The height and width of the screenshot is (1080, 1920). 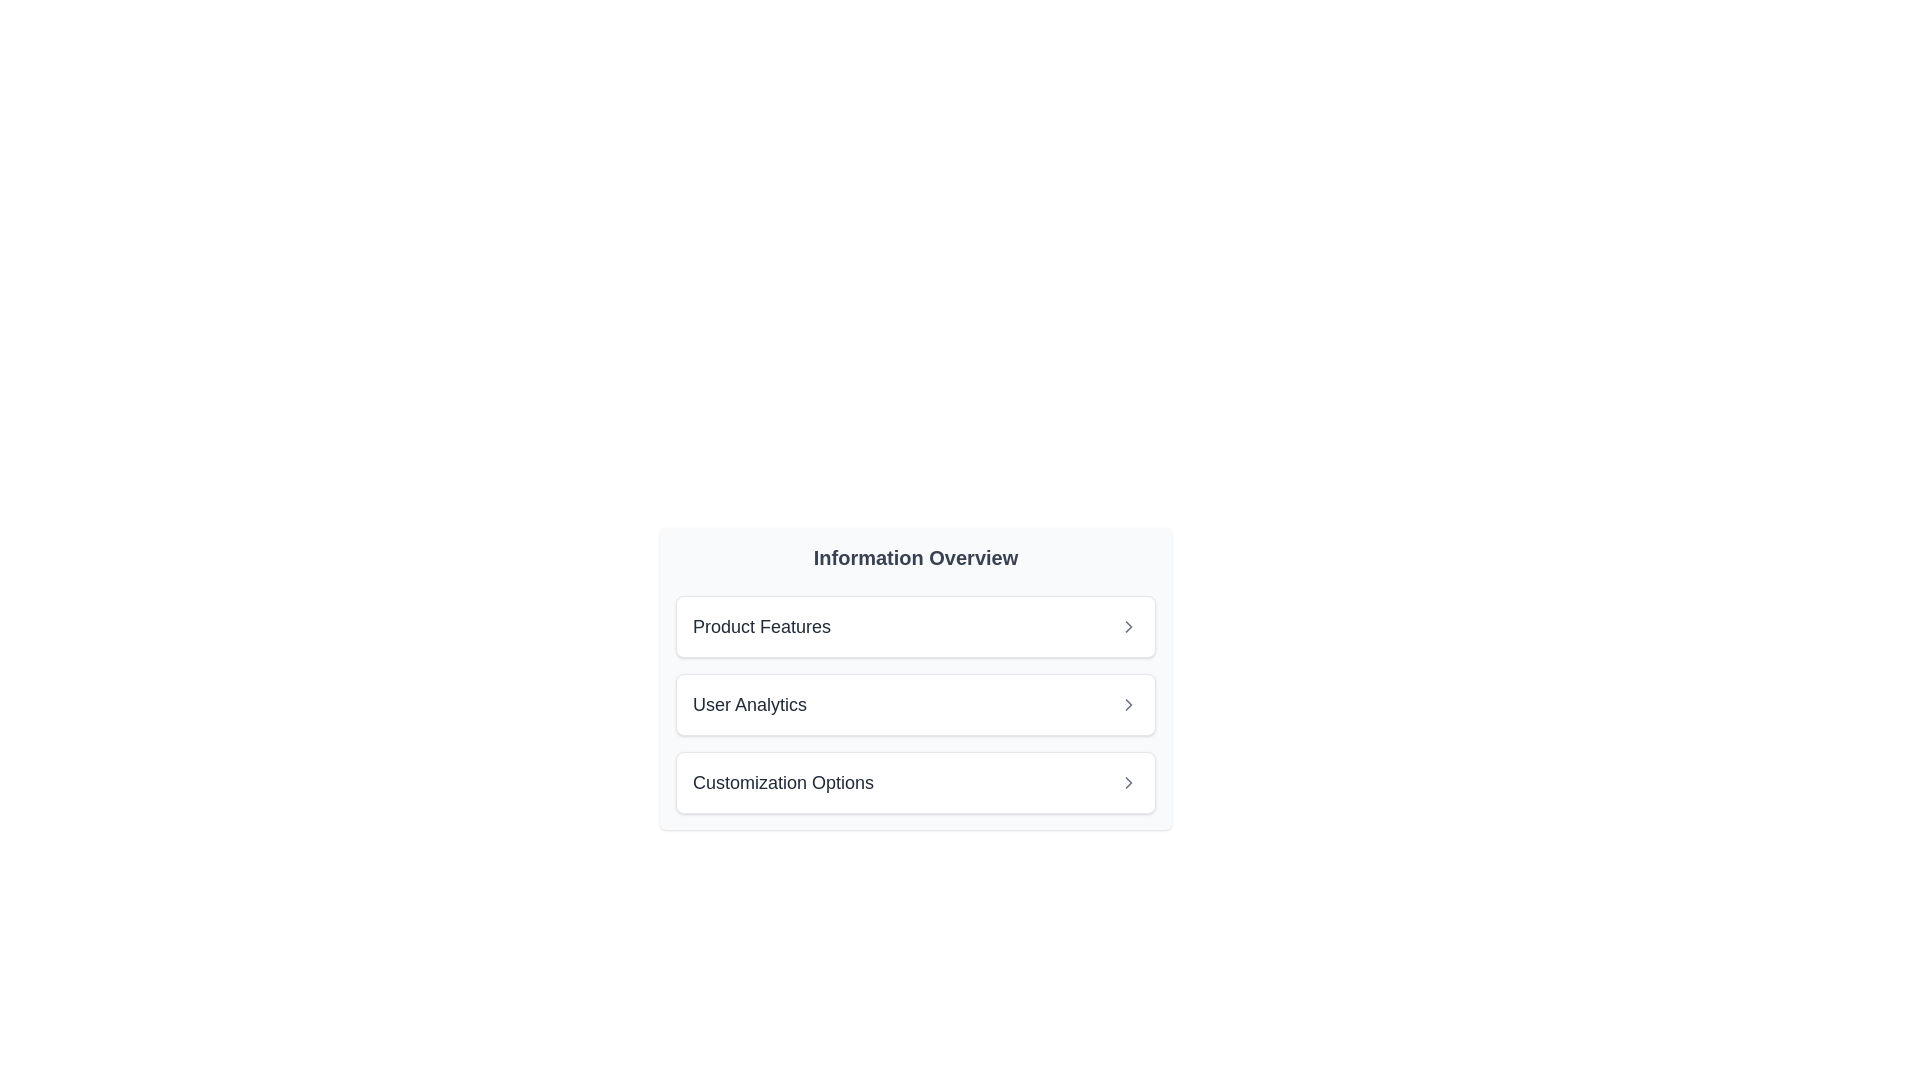 What do you see at coordinates (1128, 782) in the screenshot?
I see `the right-facing chevron icon located in the 'Customization Options' row to trigger the hover effects` at bounding box center [1128, 782].